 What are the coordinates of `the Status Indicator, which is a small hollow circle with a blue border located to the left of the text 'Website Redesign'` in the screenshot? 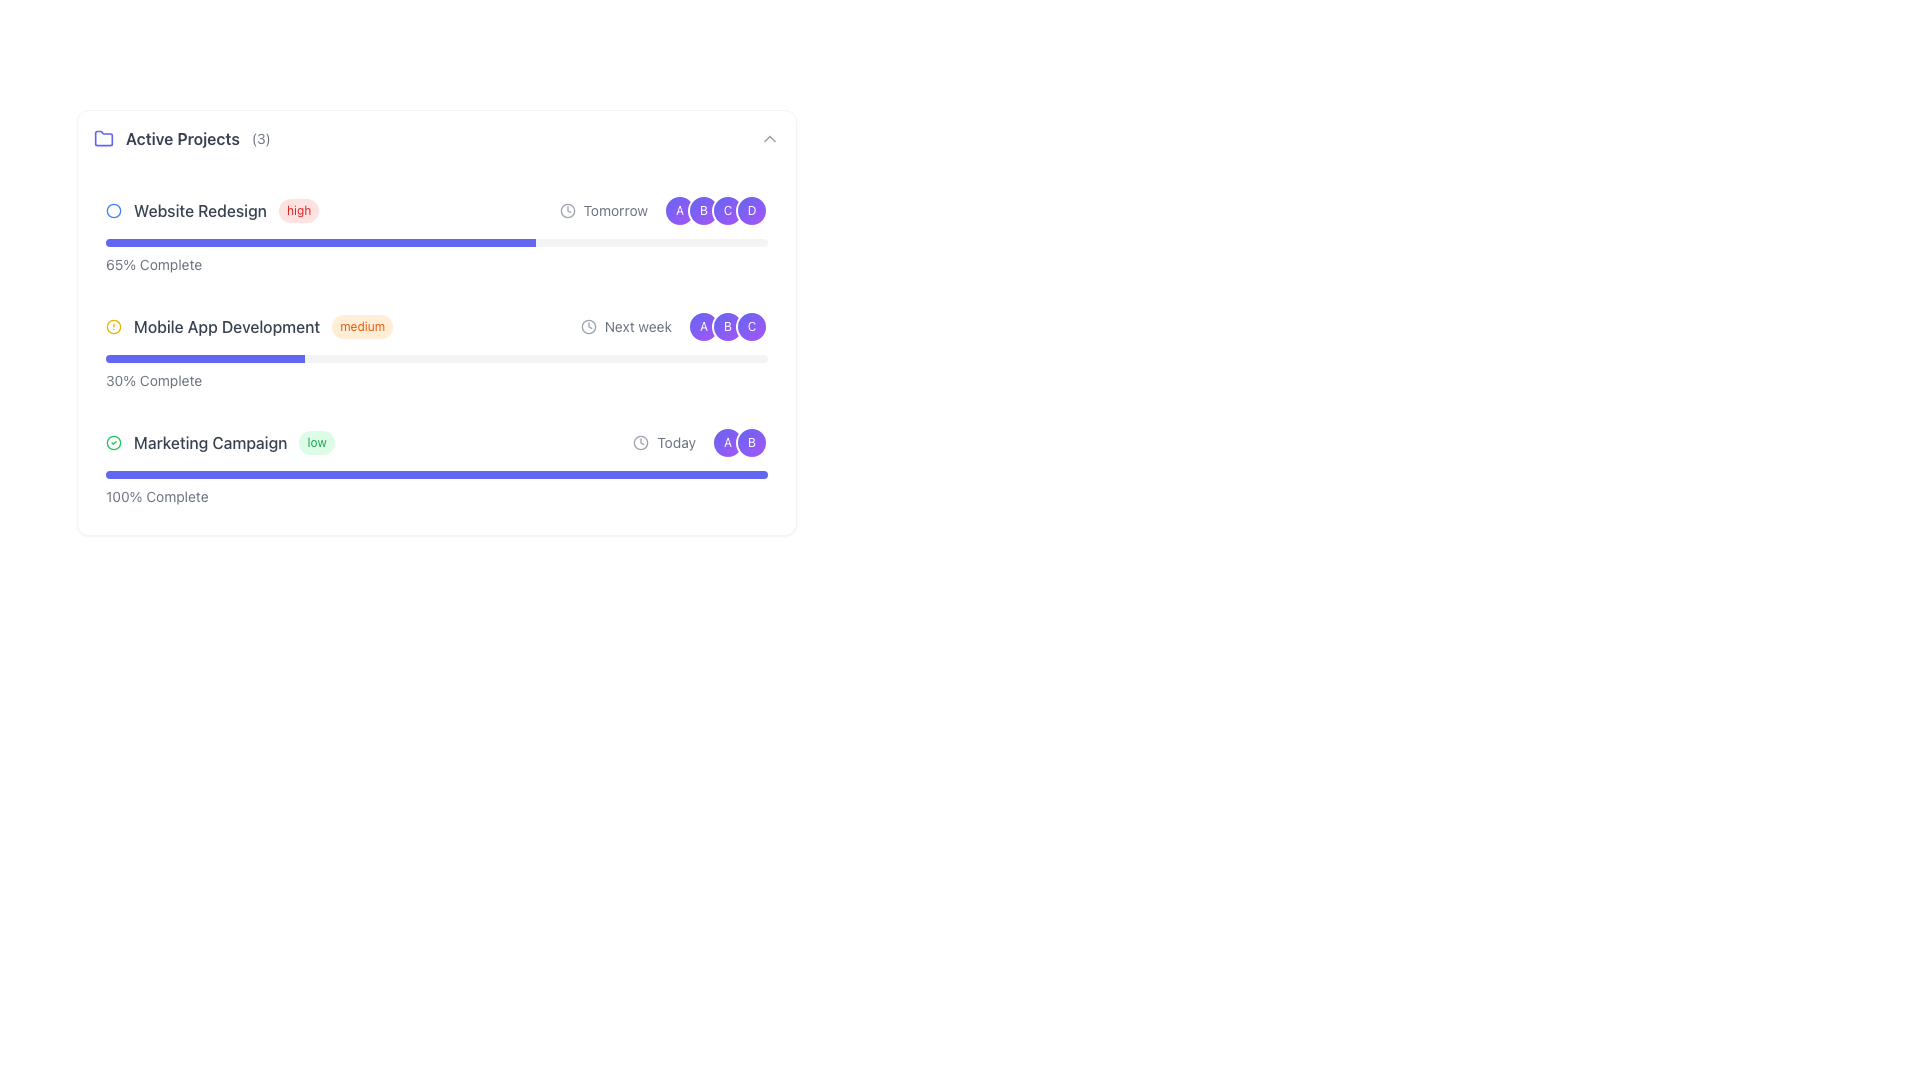 It's located at (113, 211).